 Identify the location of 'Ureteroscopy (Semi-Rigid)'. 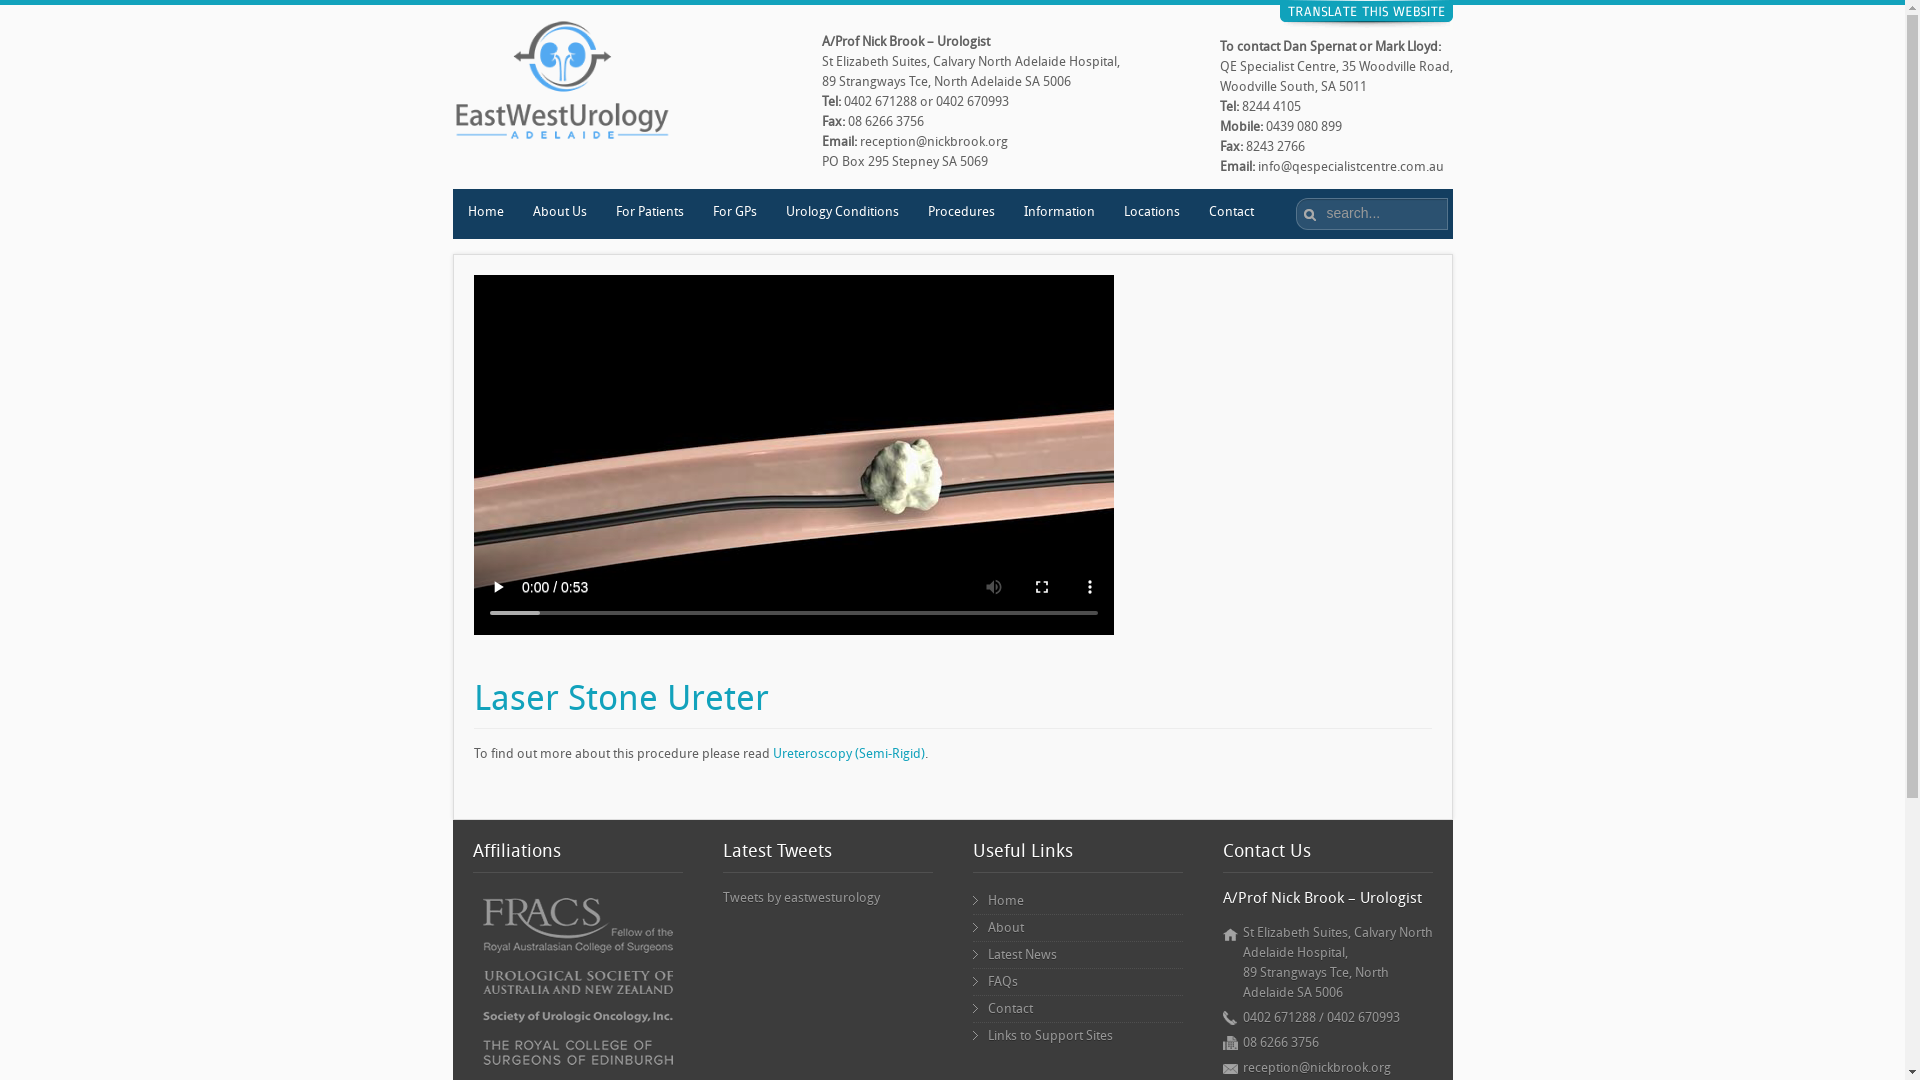
(848, 753).